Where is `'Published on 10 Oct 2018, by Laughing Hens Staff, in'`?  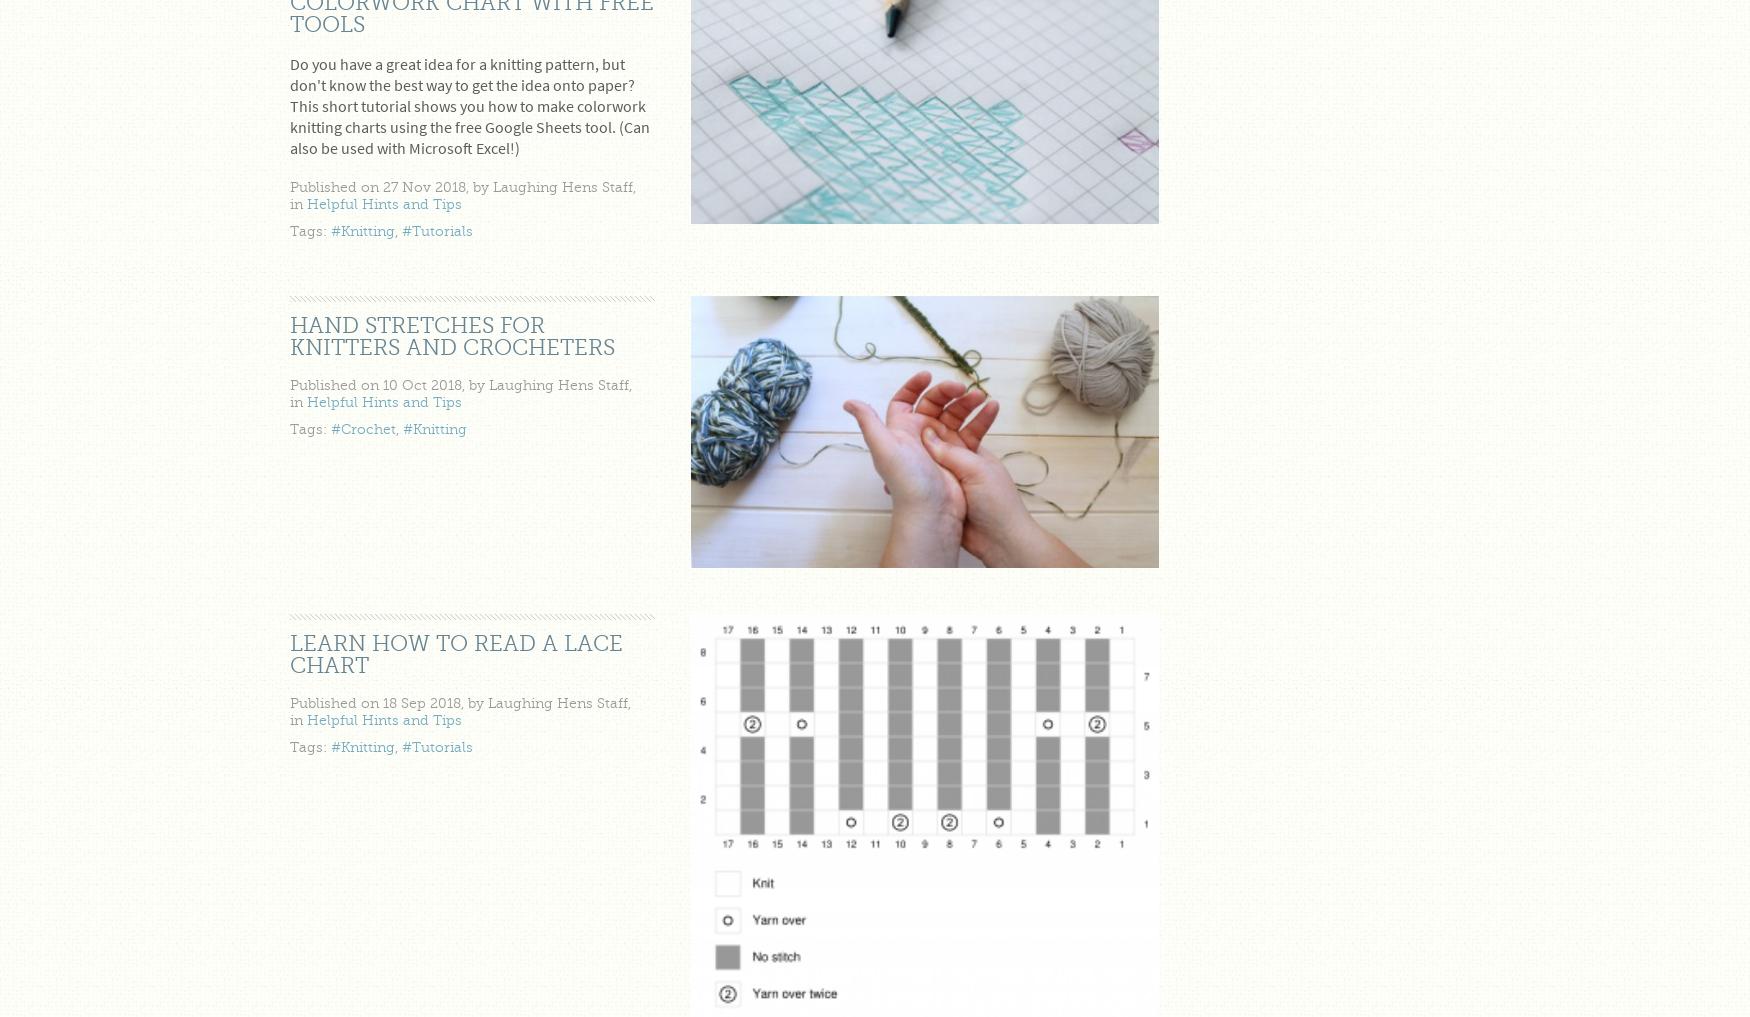 'Published on 10 Oct 2018, by Laughing Hens Staff, in' is located at coordinates (288, 391).